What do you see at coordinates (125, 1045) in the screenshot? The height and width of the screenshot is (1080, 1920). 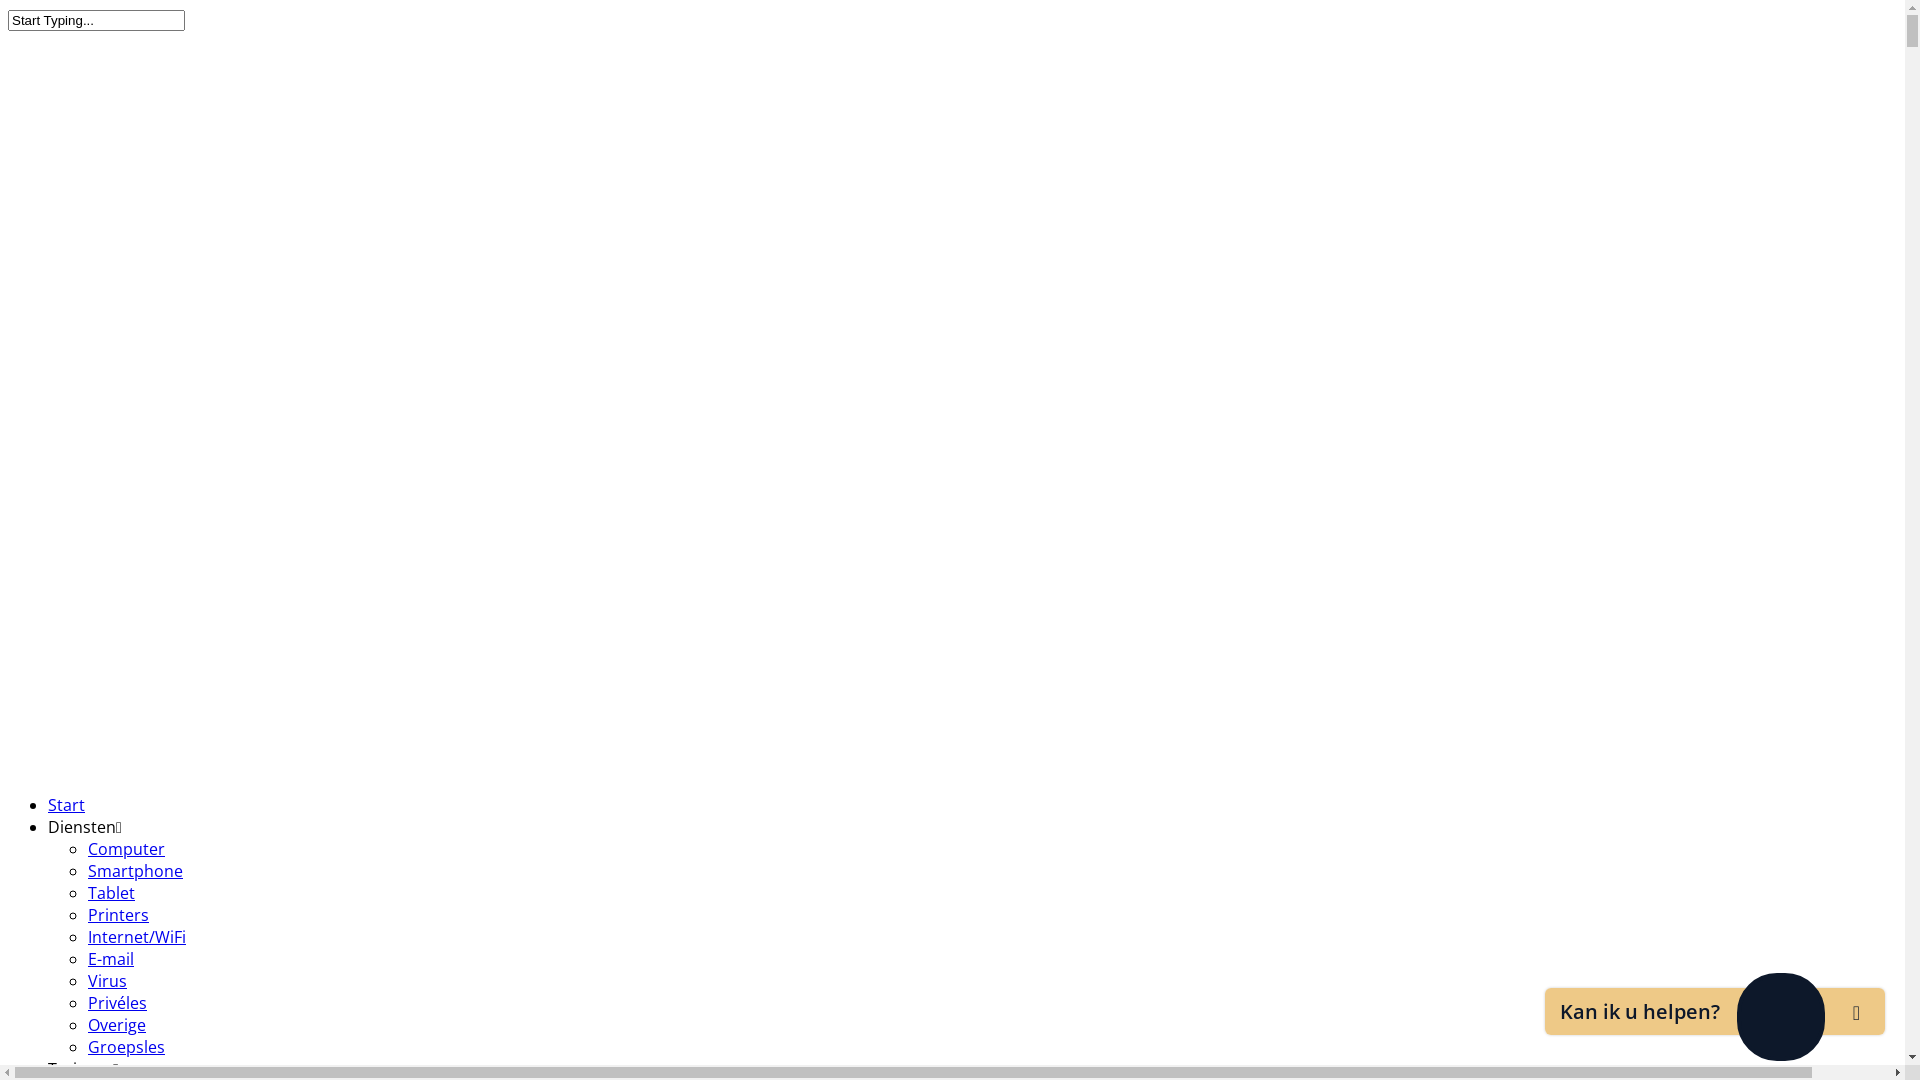 I see `'Groepsles'` at bounding box center [125, 1045].